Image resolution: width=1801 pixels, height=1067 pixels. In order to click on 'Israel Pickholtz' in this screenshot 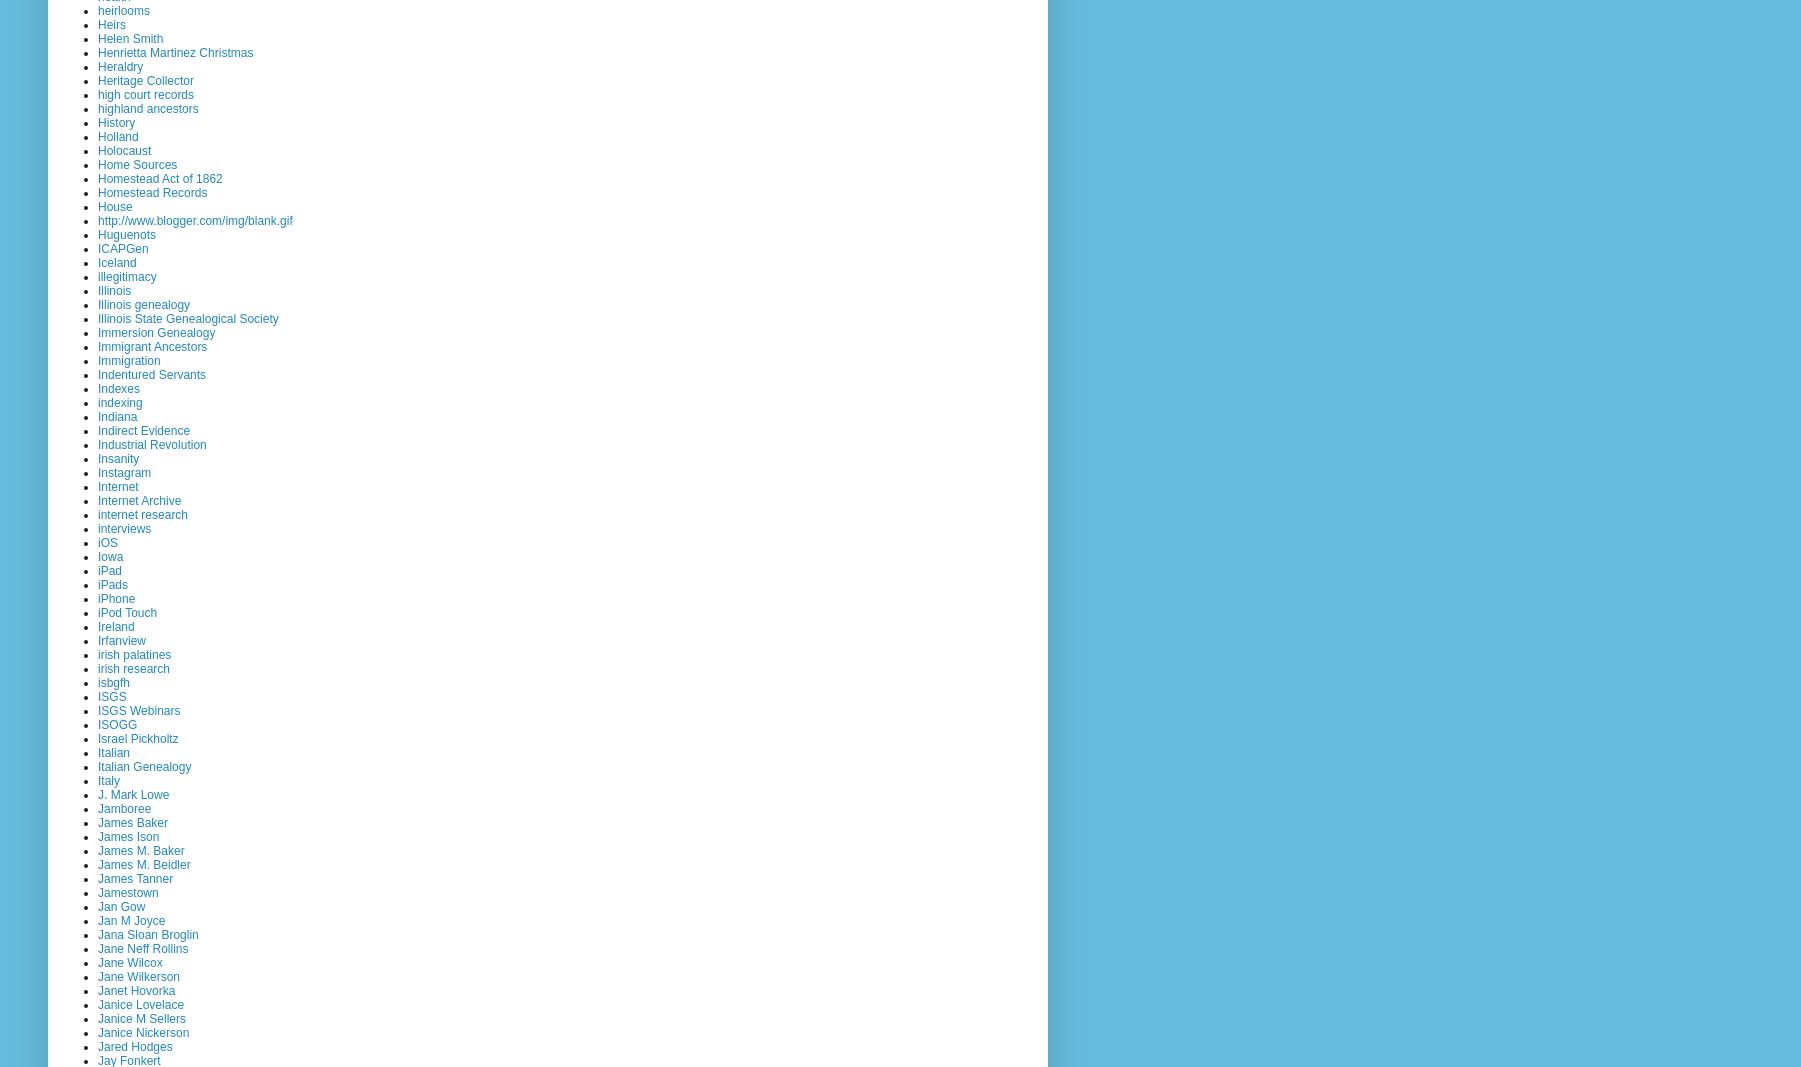, I will do `click(137, 737)`.